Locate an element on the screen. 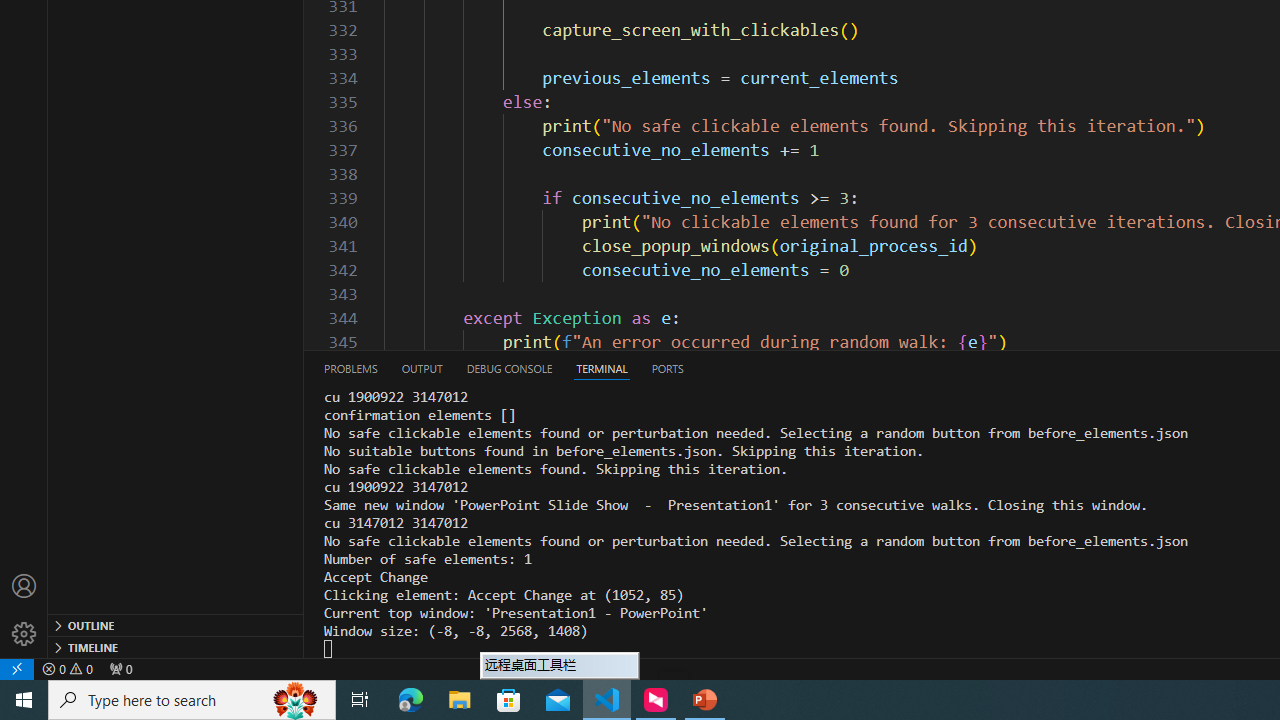  'Ports' is located at coordinates (667, 368).